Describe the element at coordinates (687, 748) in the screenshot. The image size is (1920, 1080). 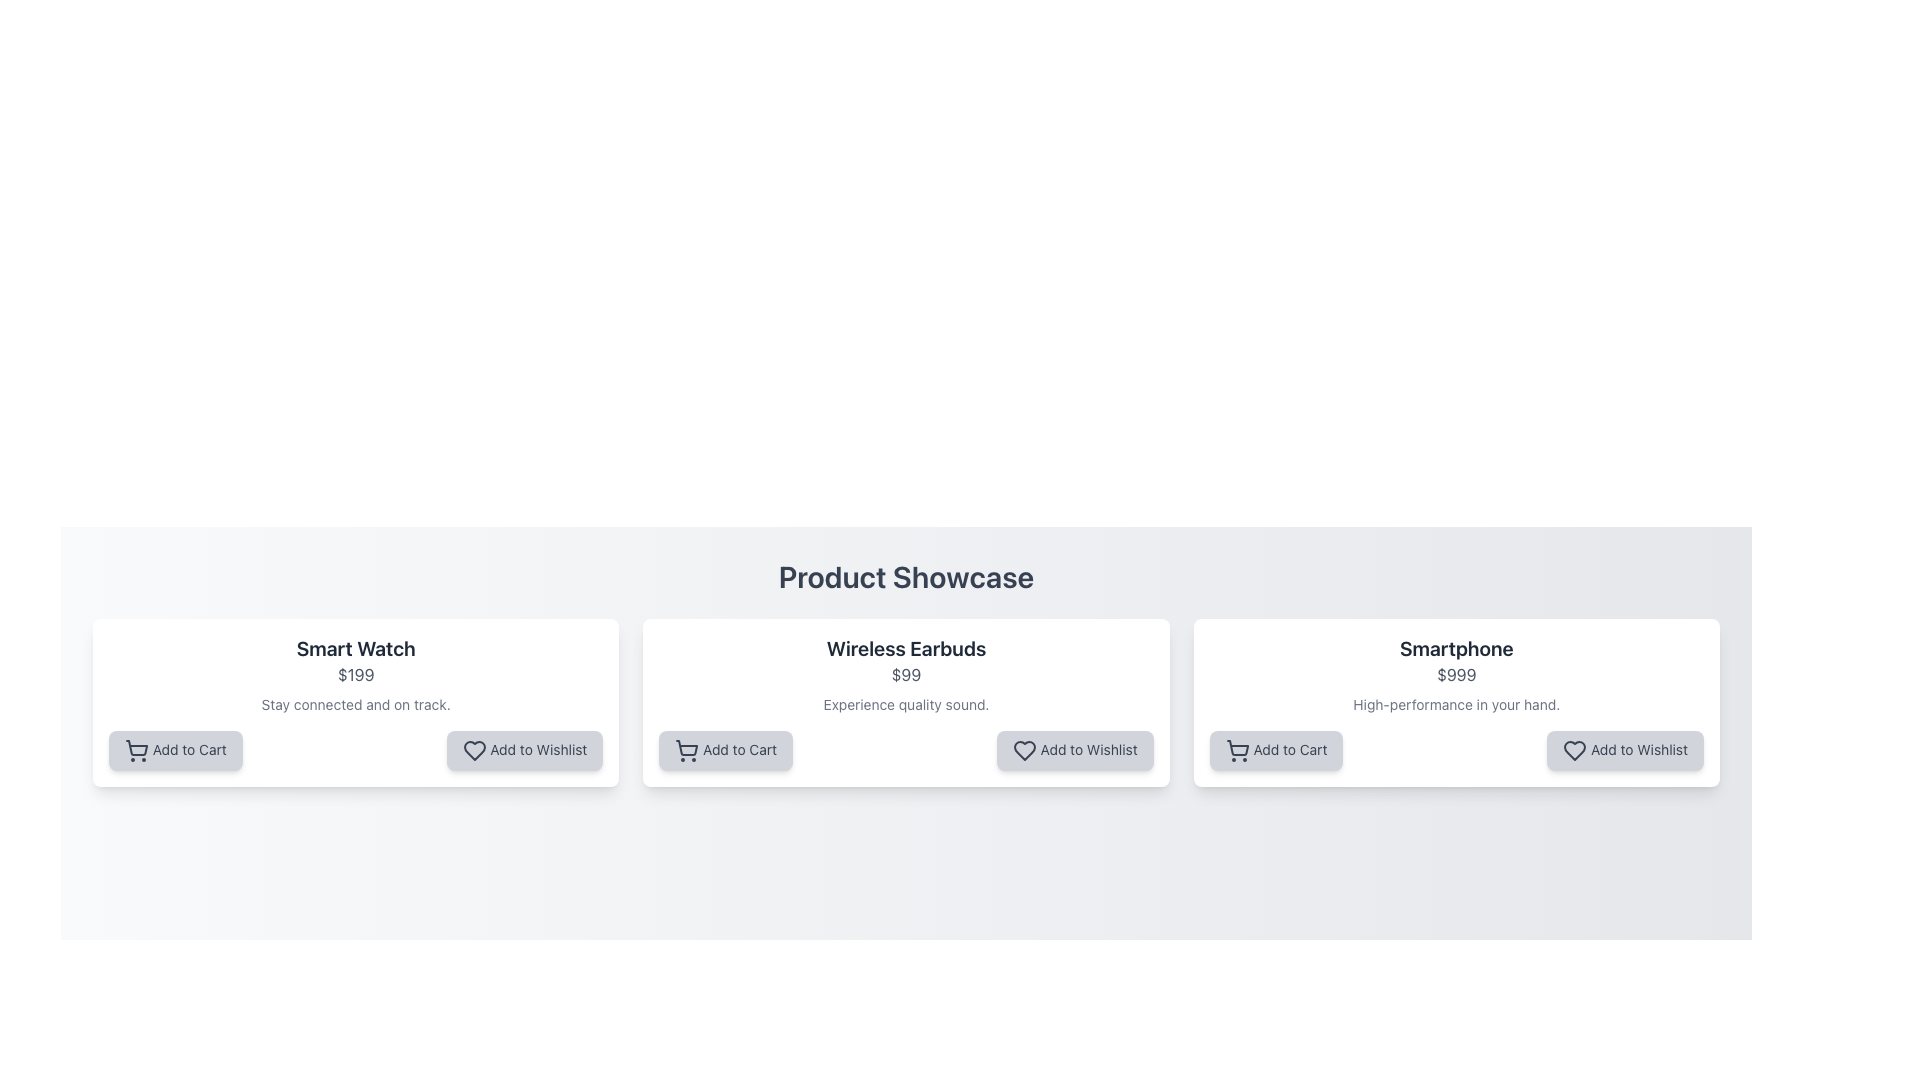
I see `the shopping cart icon within the 'Add to Cart' button located under the 'Wireless Earbuds' product card` at that location.